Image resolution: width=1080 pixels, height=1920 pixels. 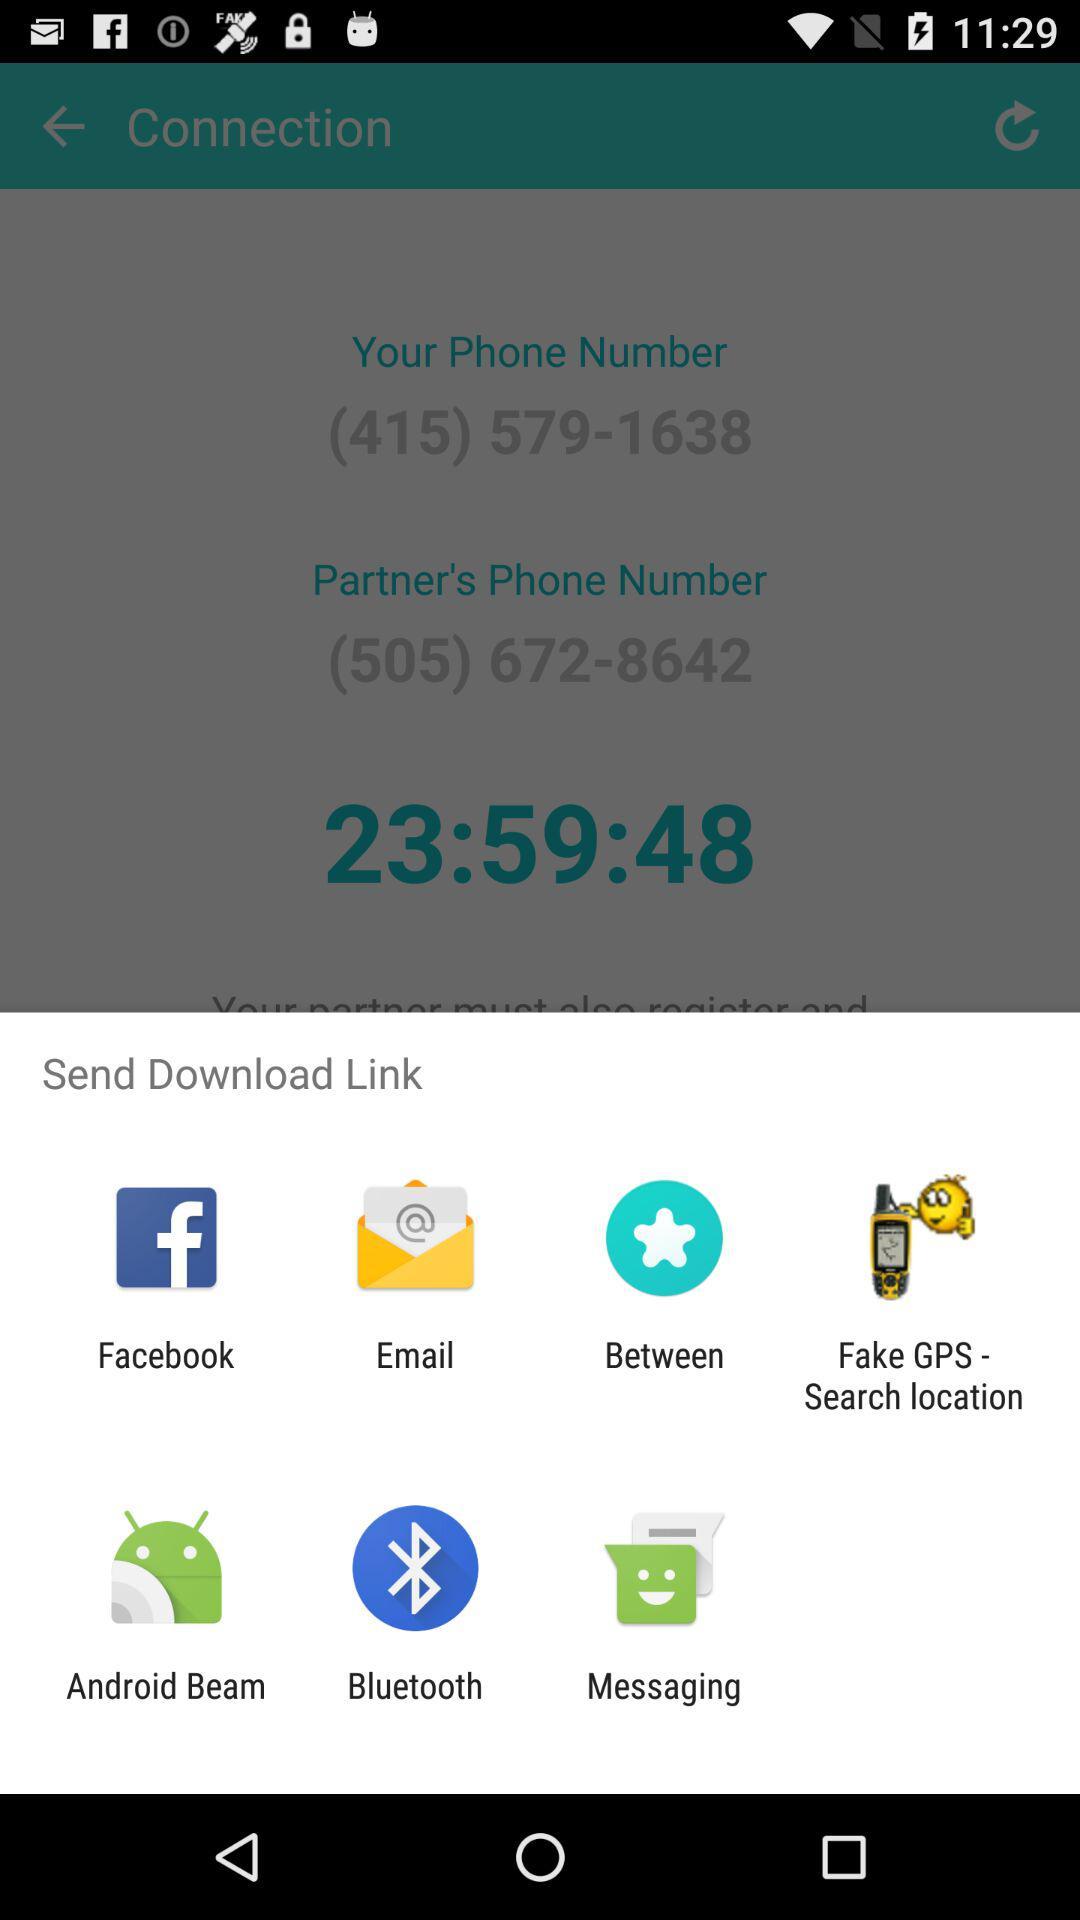 I want to click on icon next to the facebook icon, so click(x=414, y=1374).